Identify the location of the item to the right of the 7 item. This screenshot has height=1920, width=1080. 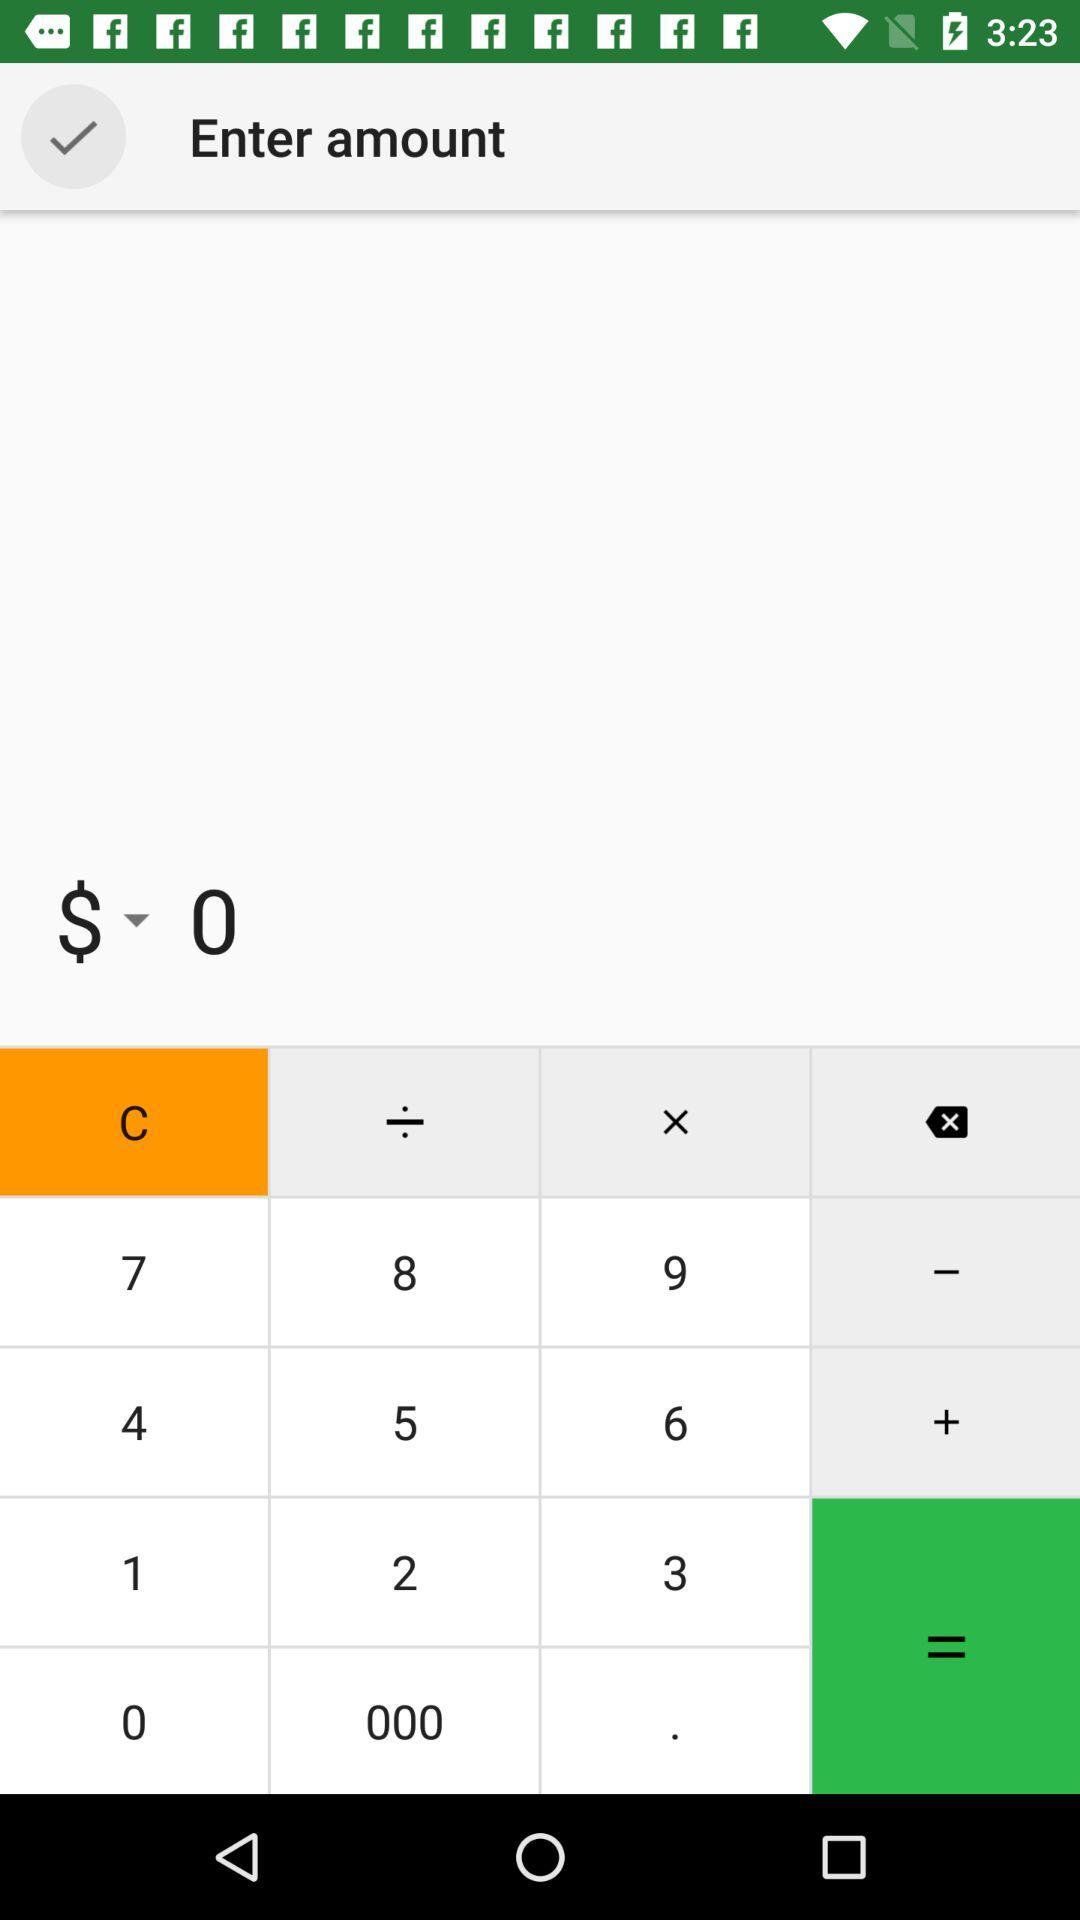
(404, 1420).